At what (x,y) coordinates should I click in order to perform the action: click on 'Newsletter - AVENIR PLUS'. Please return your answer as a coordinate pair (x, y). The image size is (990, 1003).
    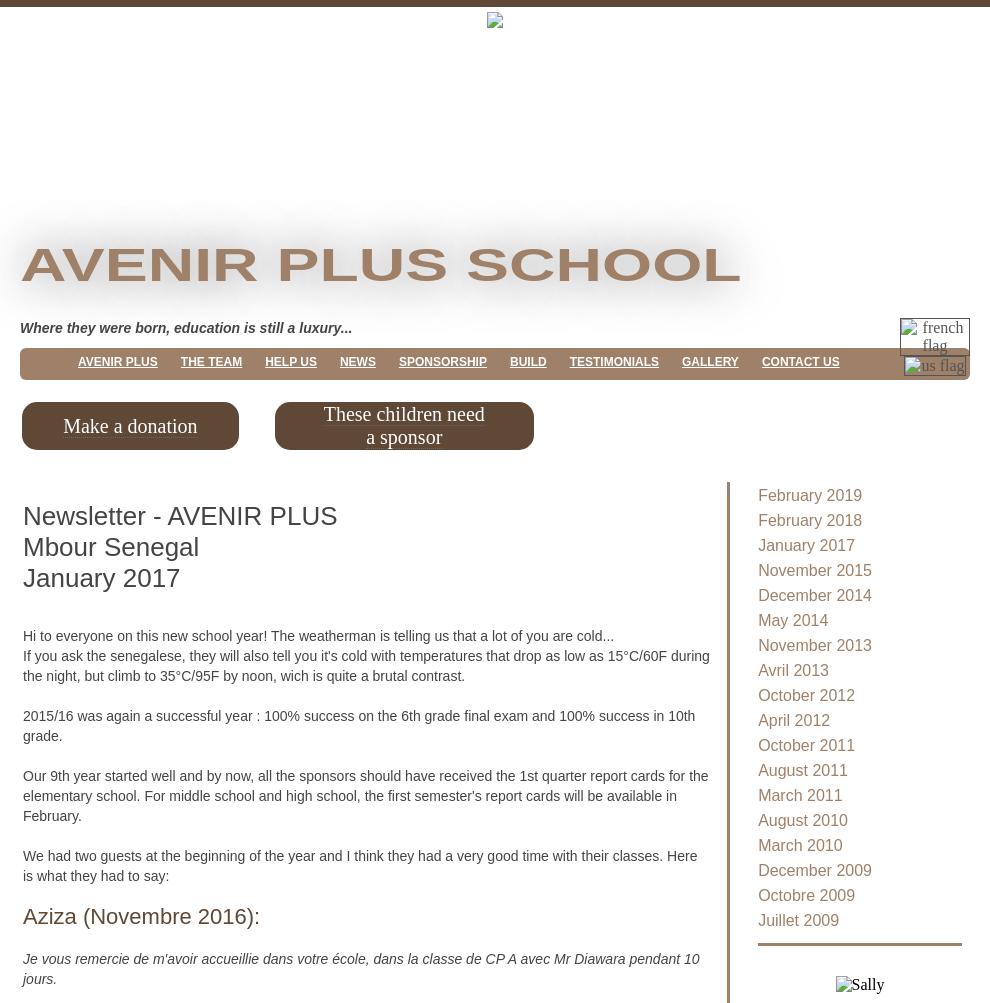
    Looking at the image, I should click on (179, 515).